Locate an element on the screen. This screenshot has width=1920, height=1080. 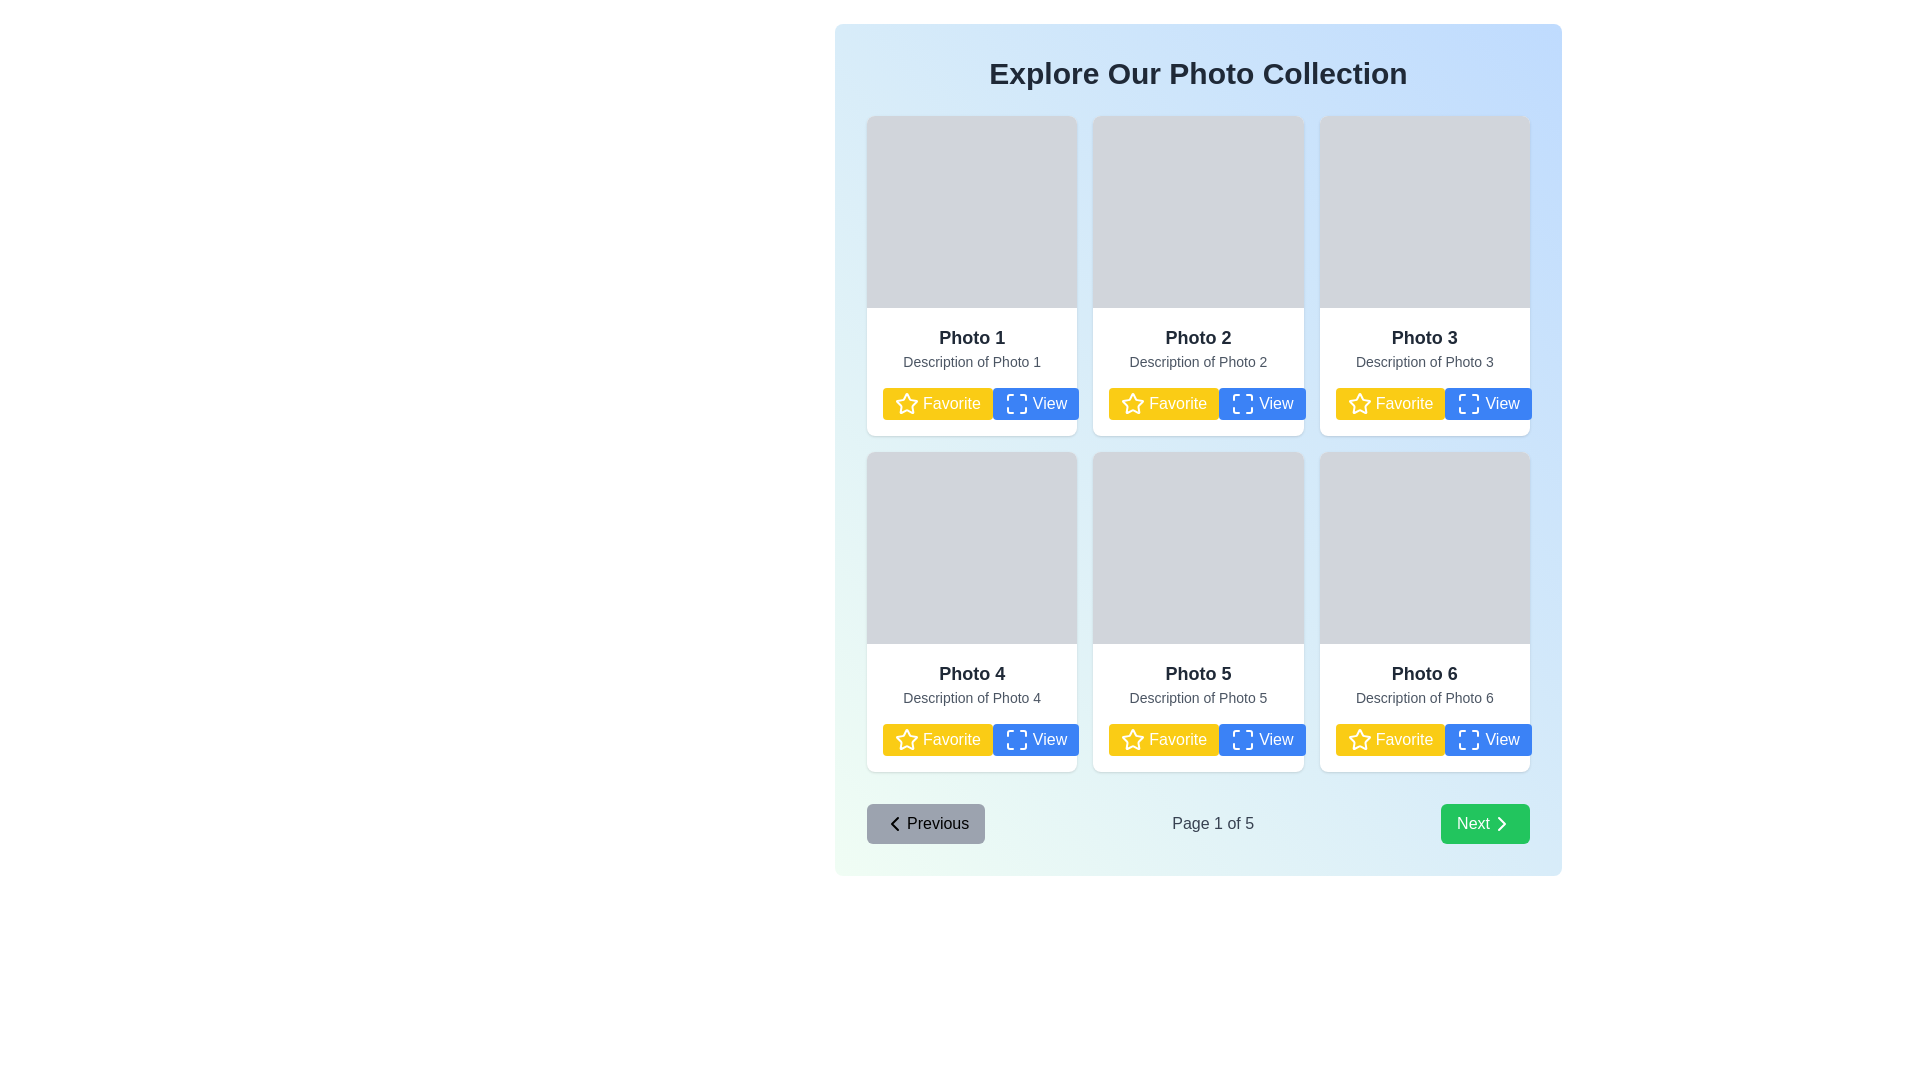
the image placeholder located at the top section of the 'Photo 6' card in the lower right corner of the grid layout is located at coordinates (1423, 547).